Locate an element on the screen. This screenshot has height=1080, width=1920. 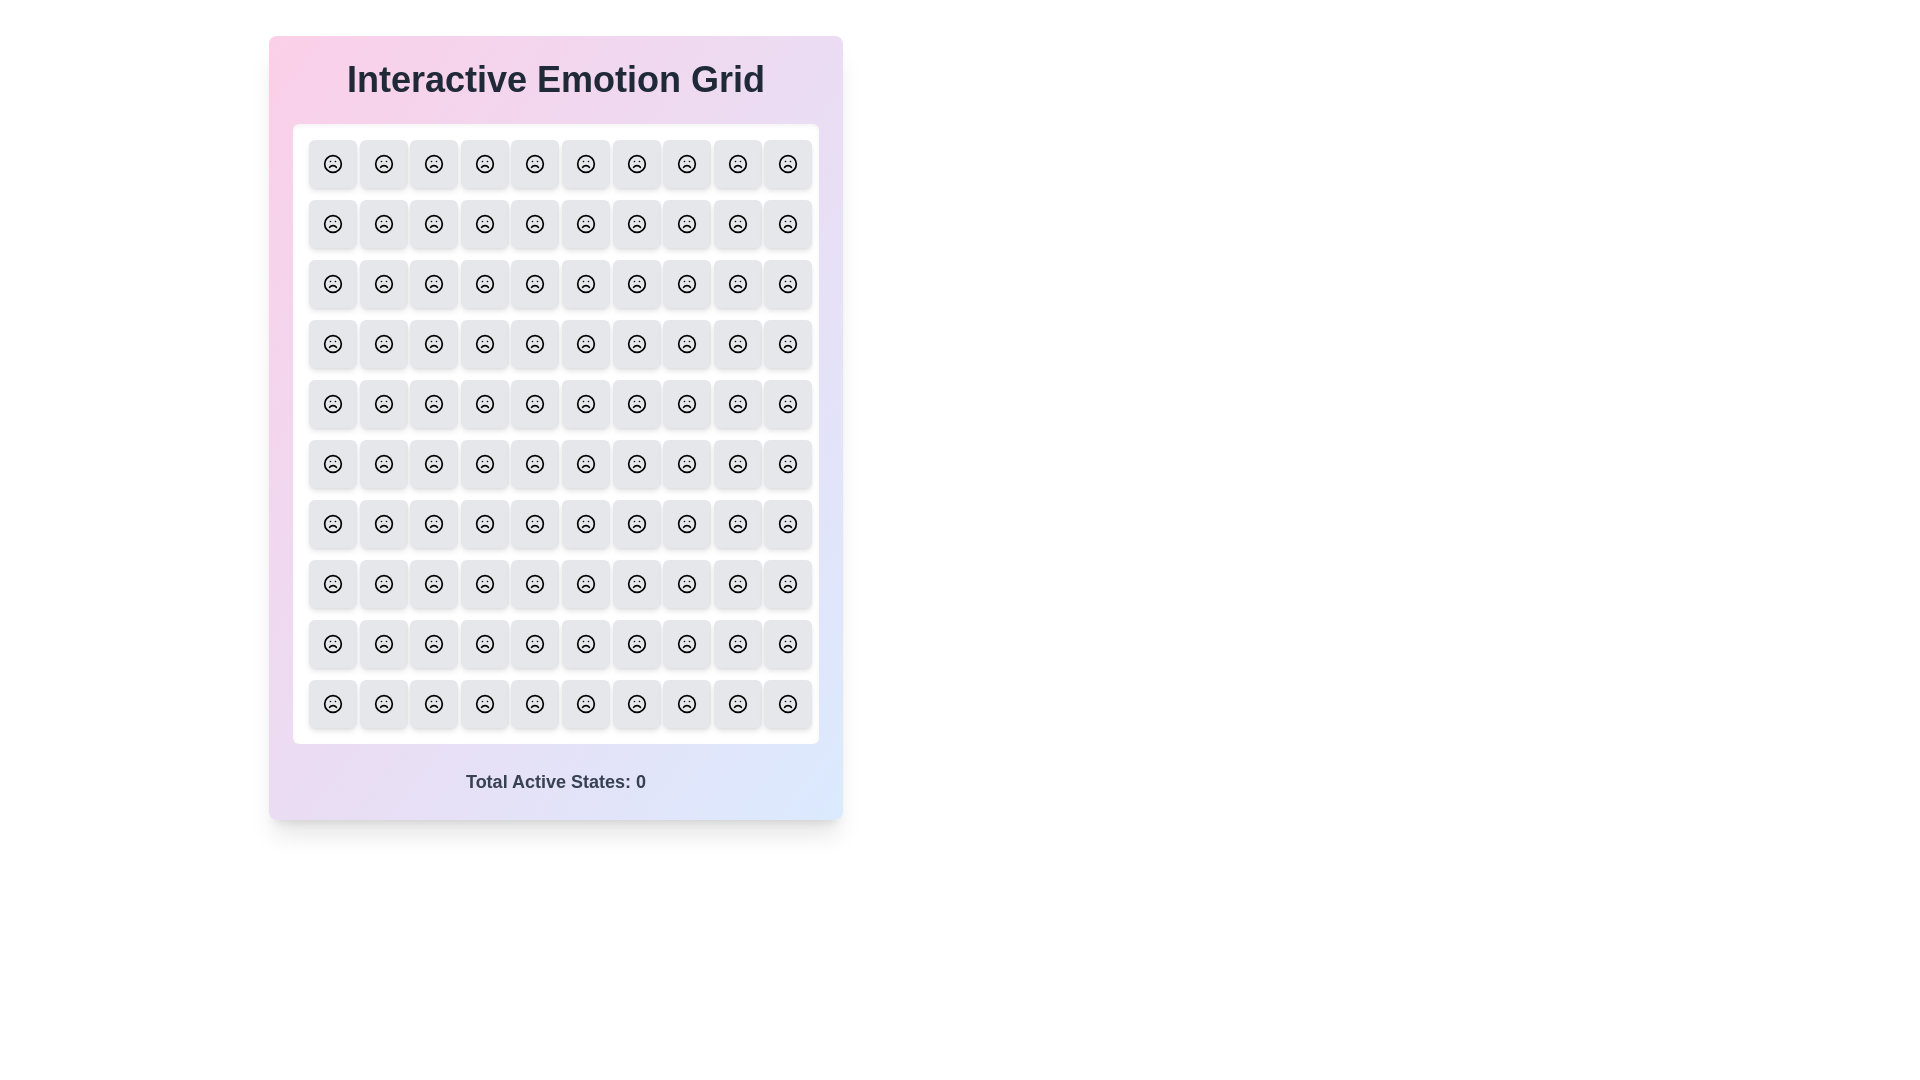
the text displaying the total active states below the grid is located at coordinates (556, 781).